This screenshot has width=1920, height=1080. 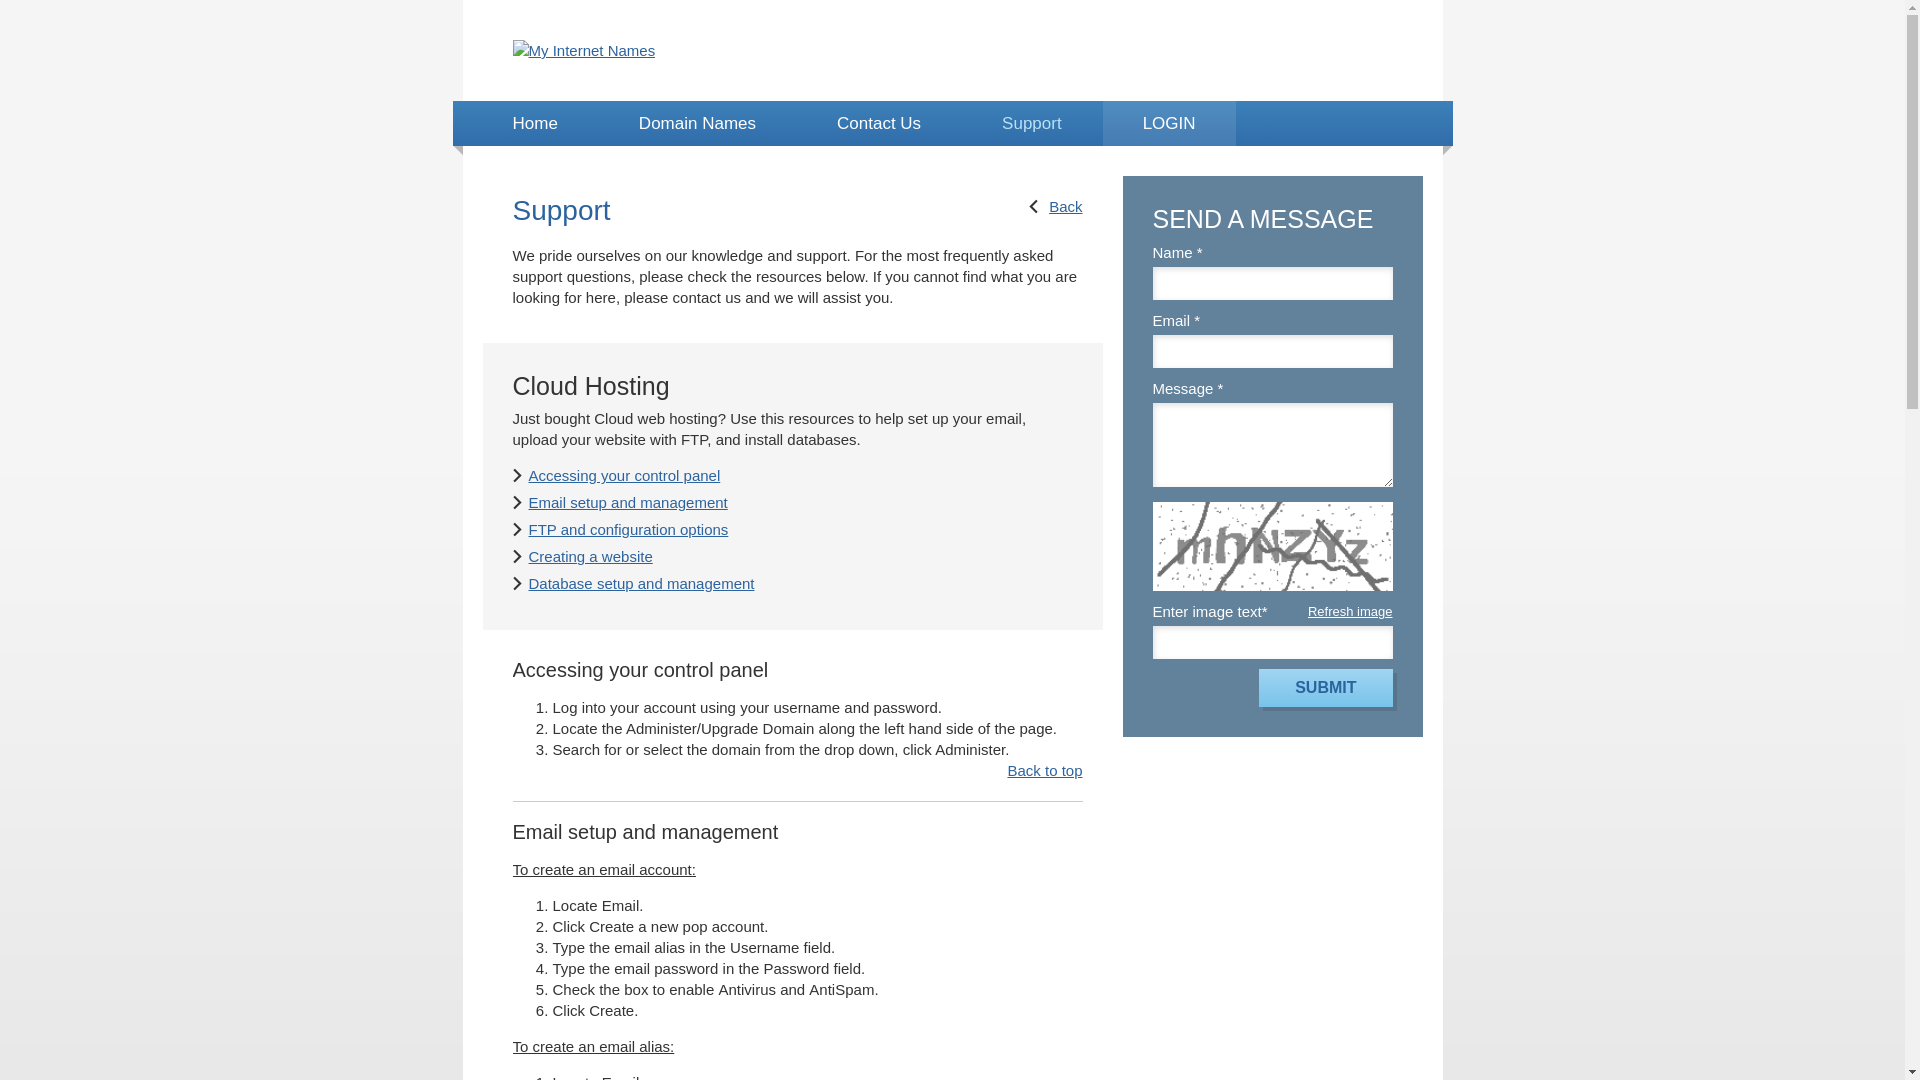 What do you see at coordinates (534, 123) in the screenshot?
I see `'Home'` at bounding box center [534, 123].